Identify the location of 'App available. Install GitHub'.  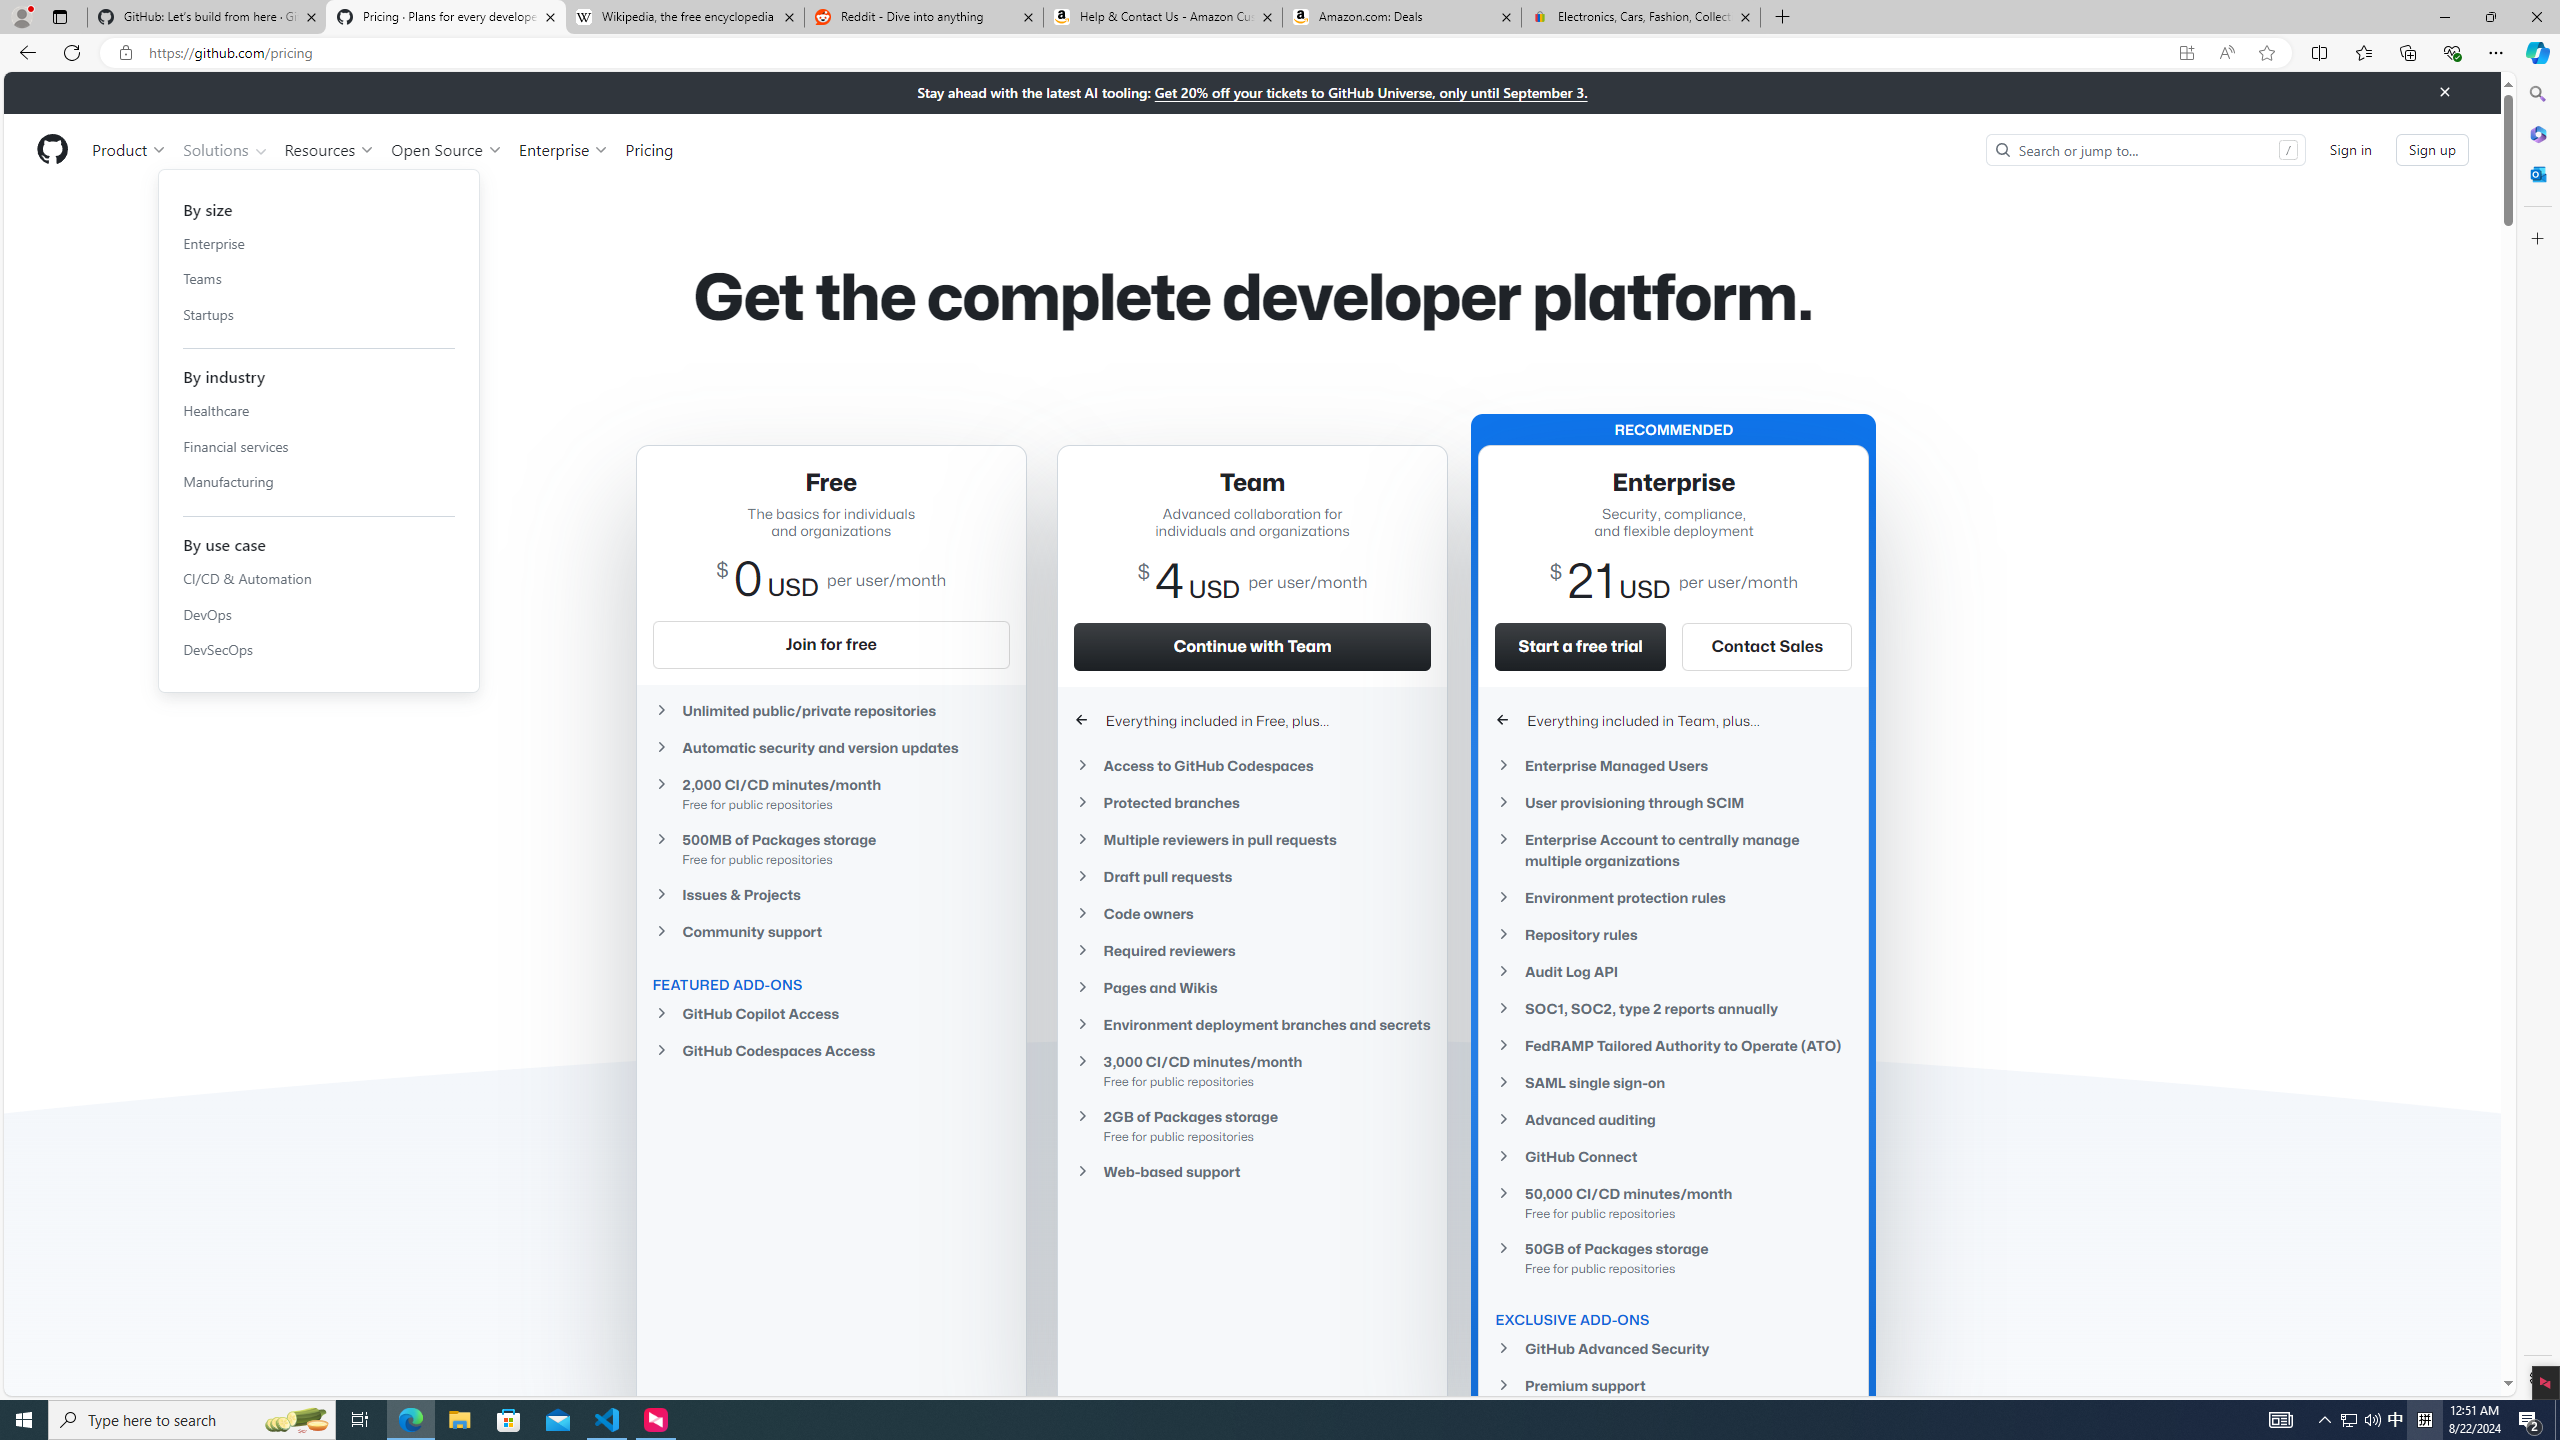
(2185, 53).